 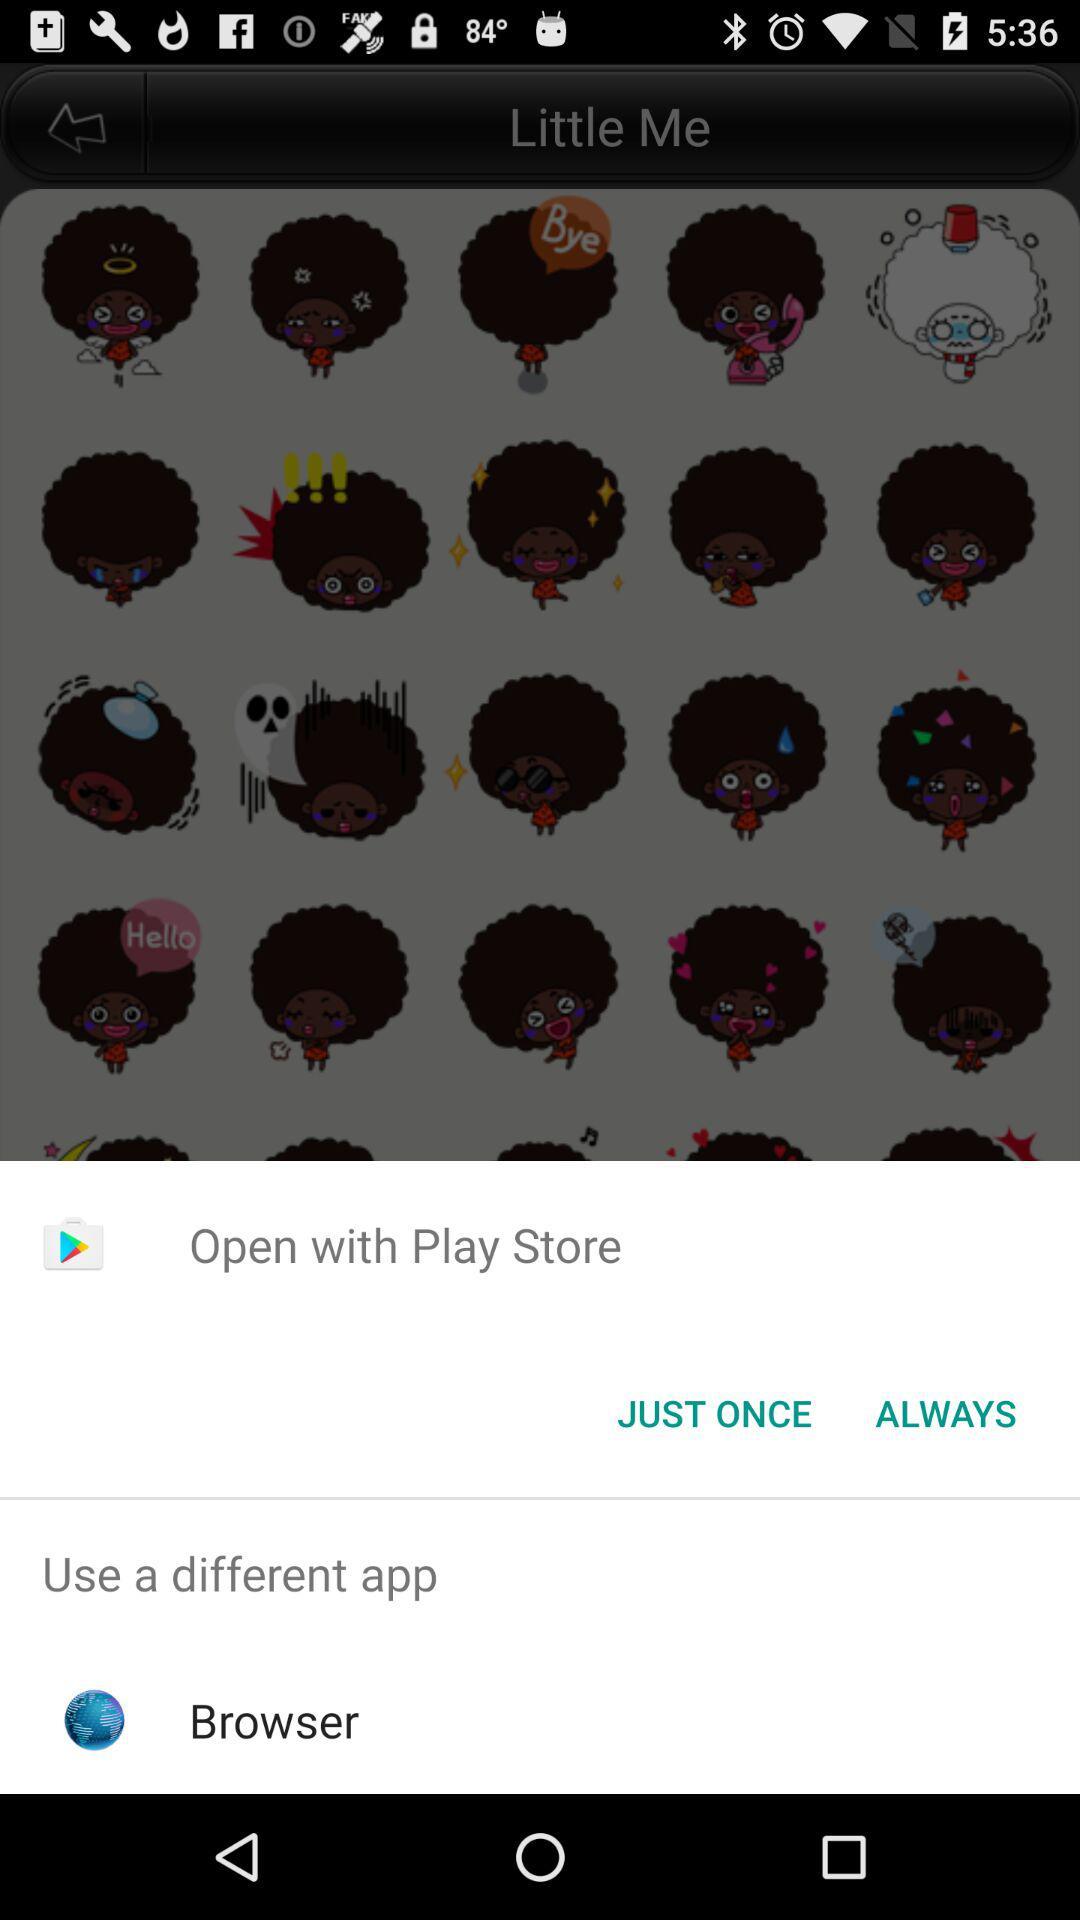 What do you see at coordinates (945, 1411) in the screenshot?
I see `item next to the just once item` at bounding box center [945, 1411].